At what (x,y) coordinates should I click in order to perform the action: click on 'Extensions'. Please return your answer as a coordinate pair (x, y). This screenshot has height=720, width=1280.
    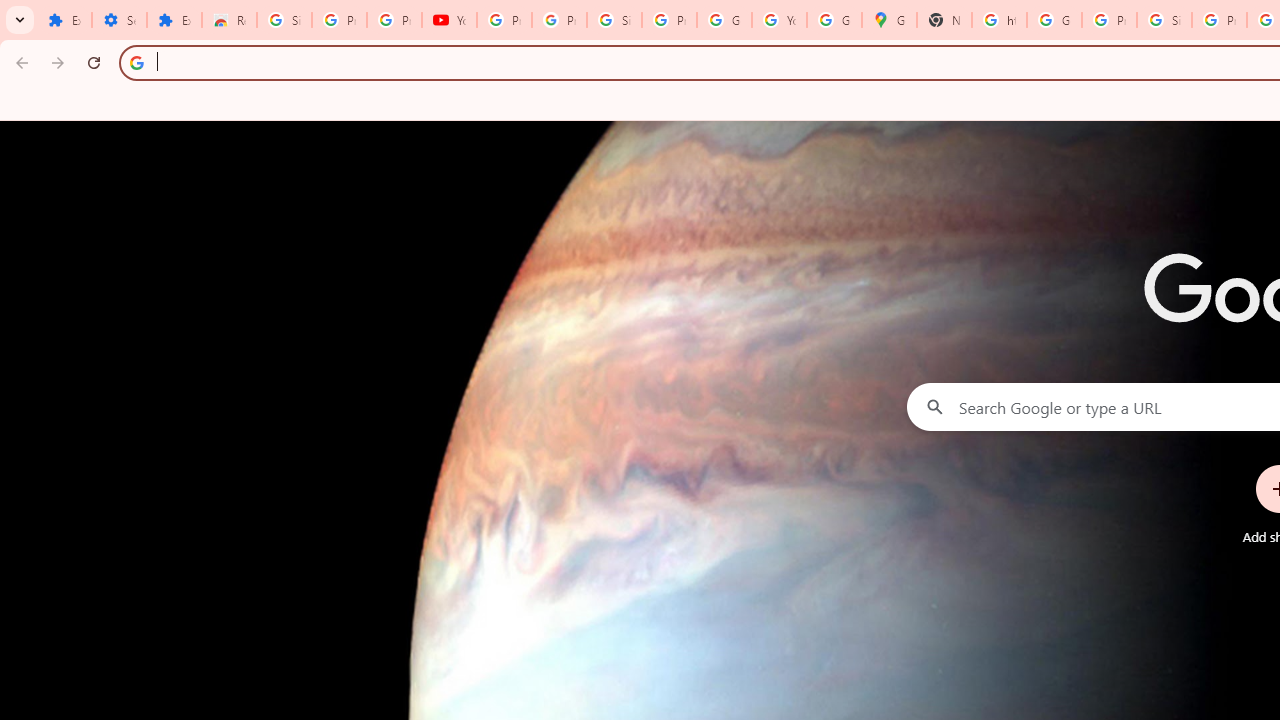
    Looking at the image, I should click on (174, 20).